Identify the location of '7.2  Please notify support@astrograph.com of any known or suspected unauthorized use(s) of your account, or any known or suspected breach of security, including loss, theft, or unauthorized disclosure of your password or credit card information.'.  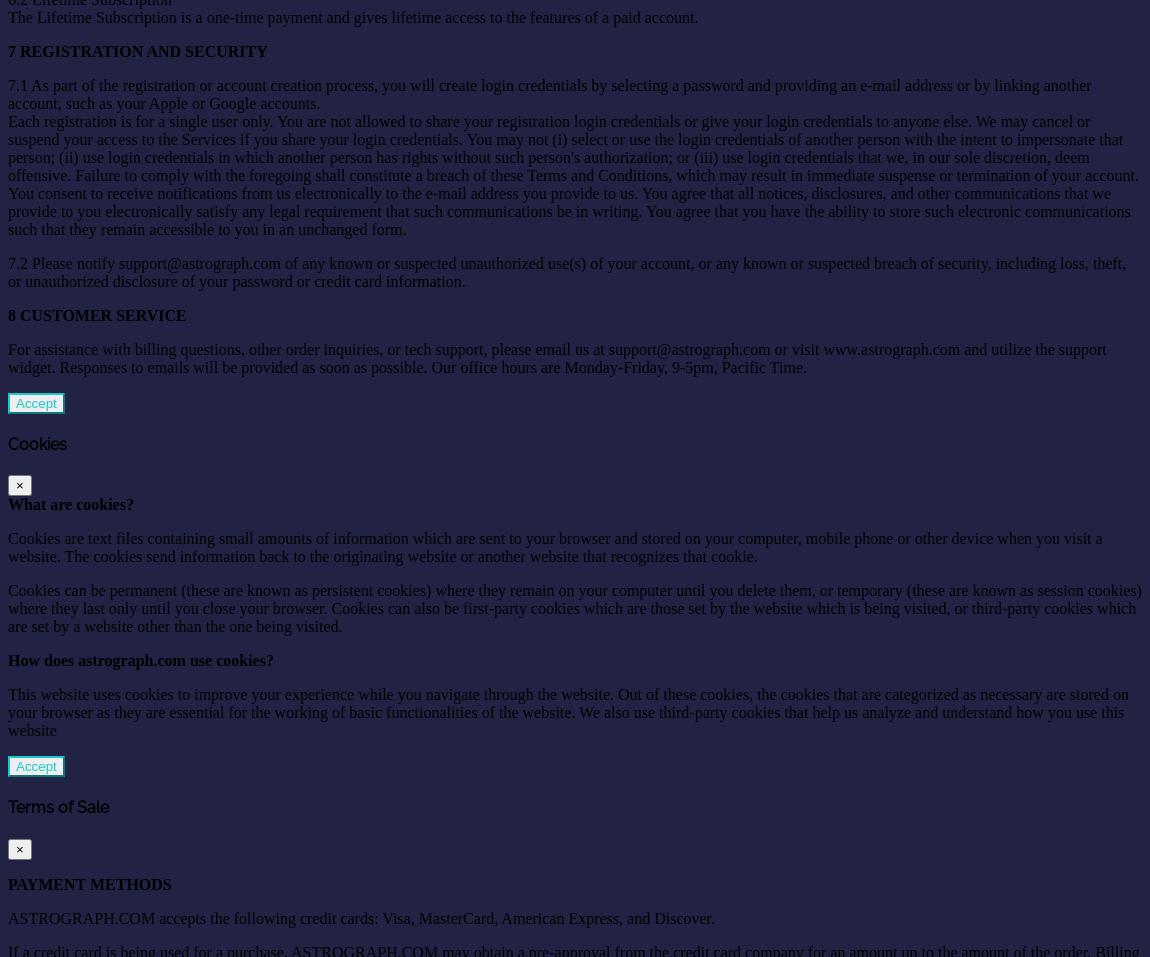
(566, 270).